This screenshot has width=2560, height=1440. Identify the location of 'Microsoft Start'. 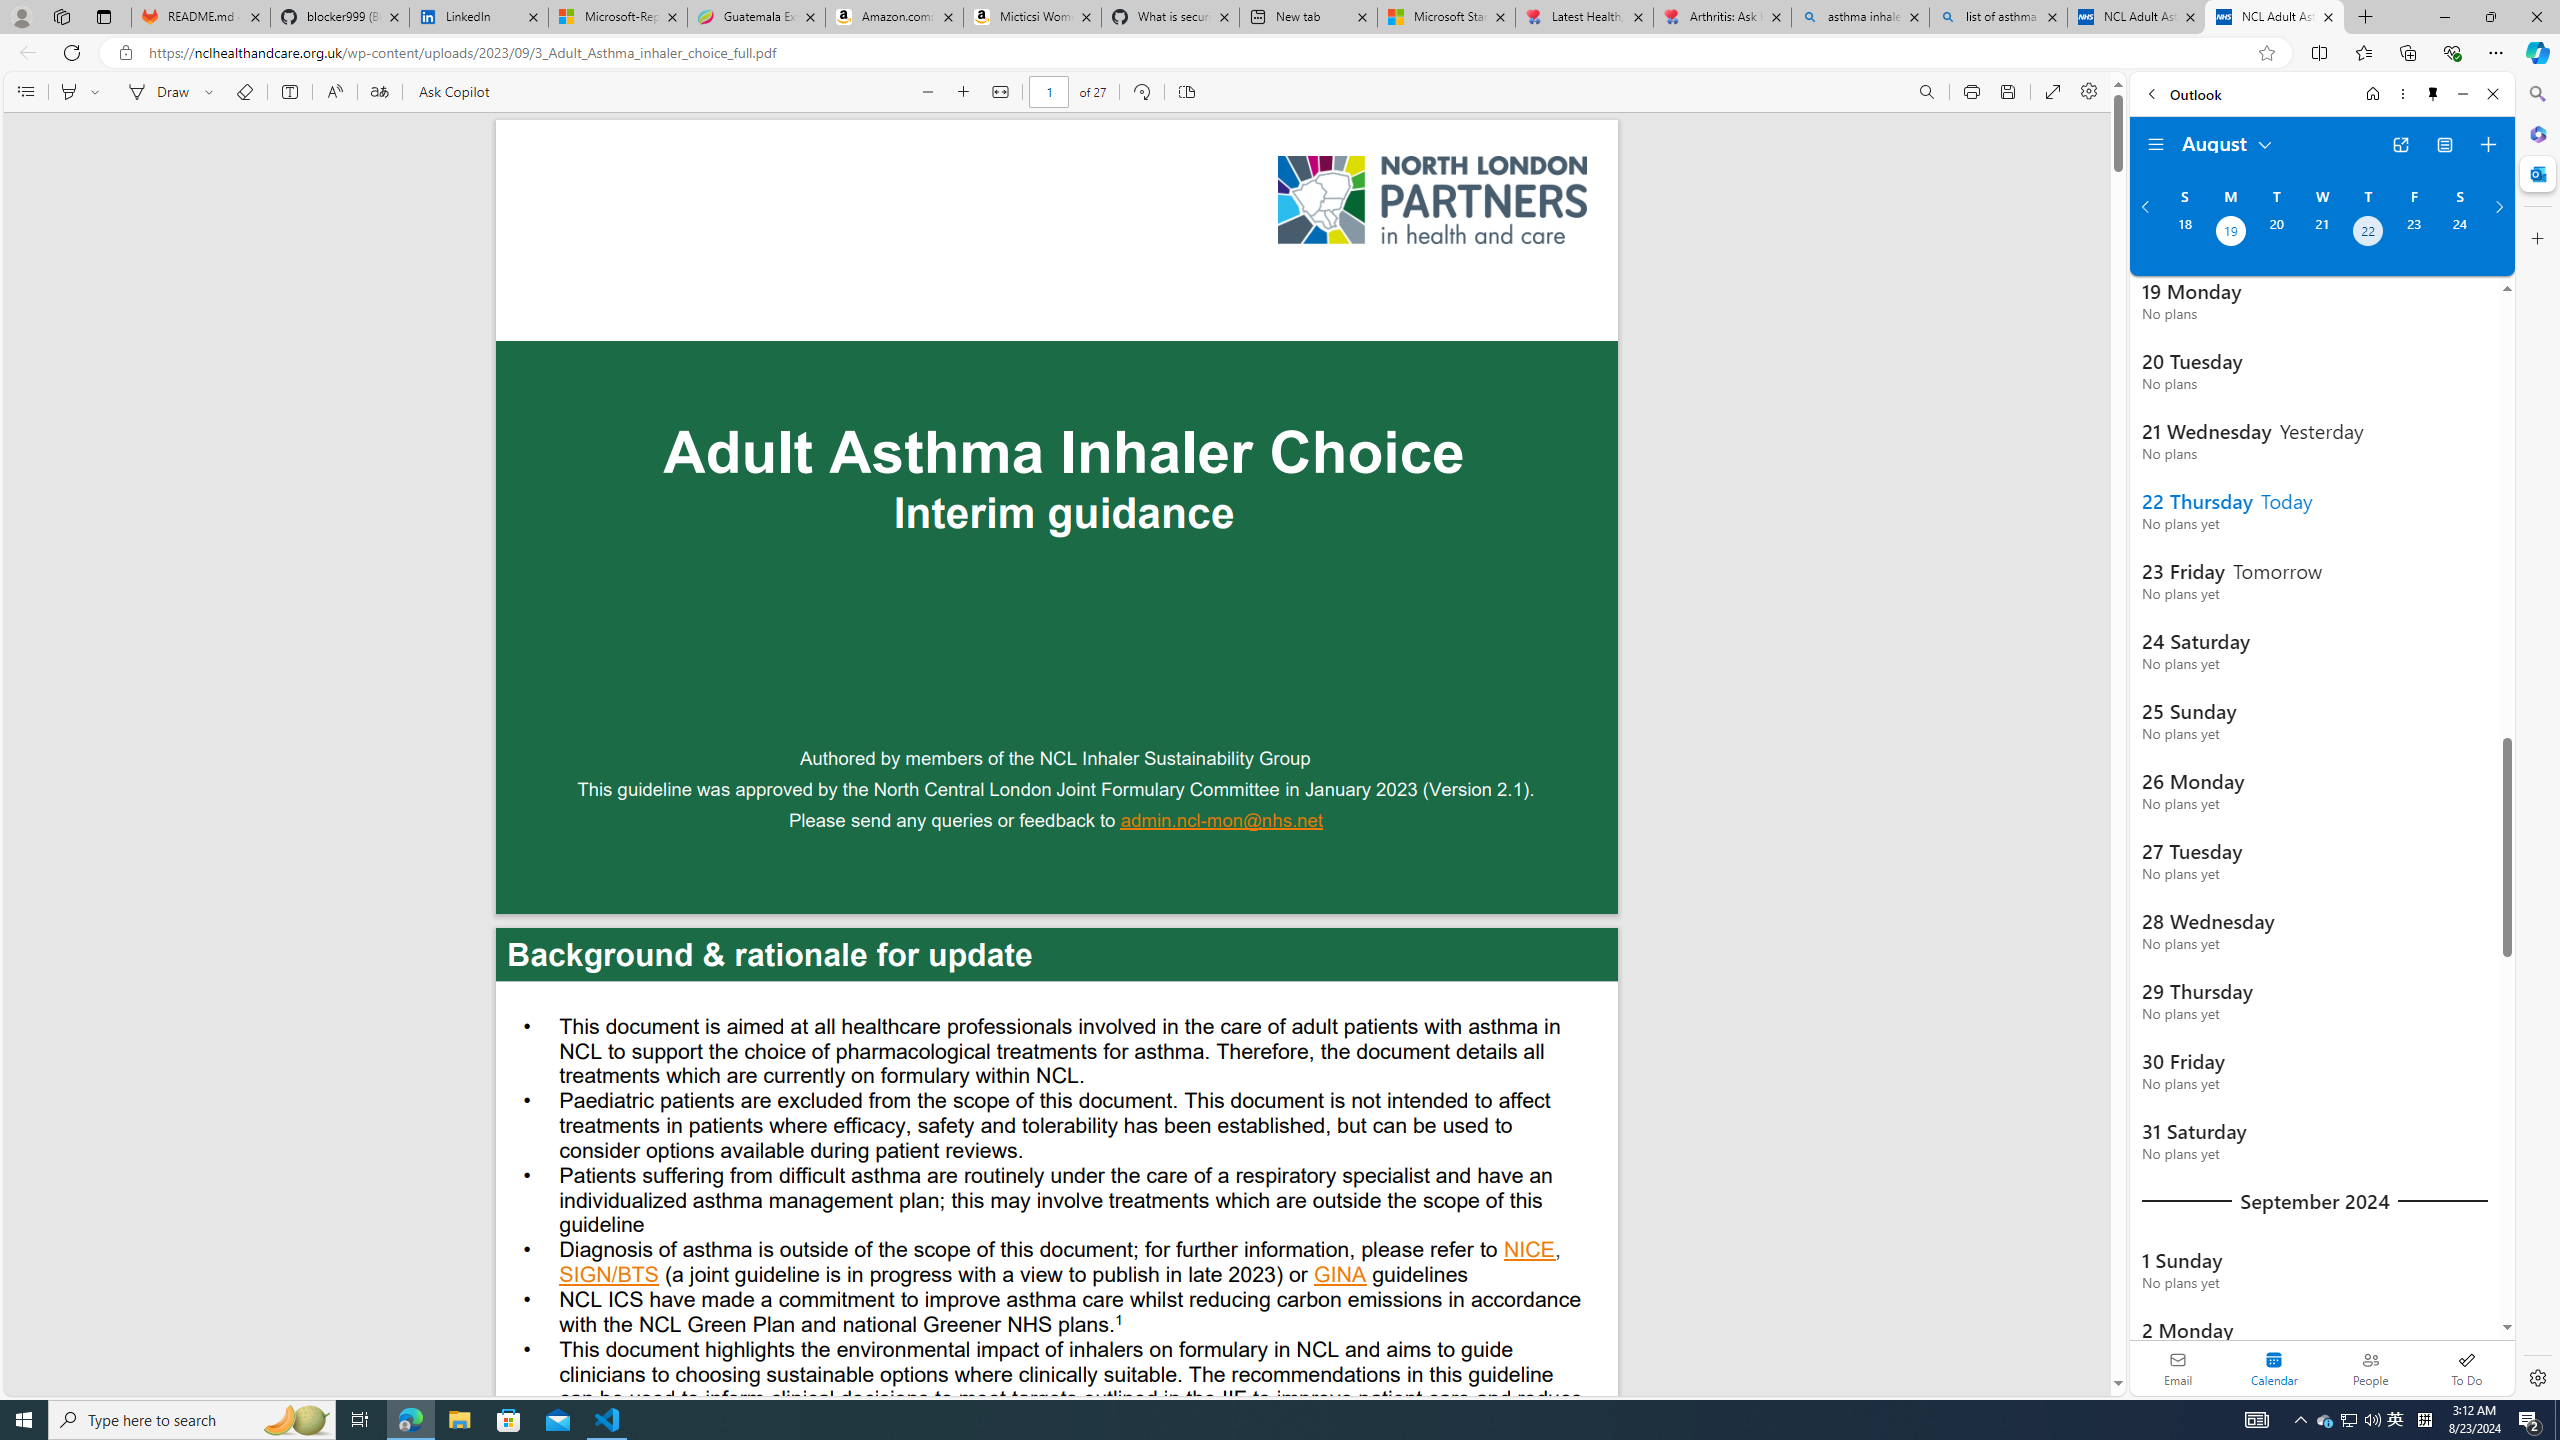
(1446, 16).